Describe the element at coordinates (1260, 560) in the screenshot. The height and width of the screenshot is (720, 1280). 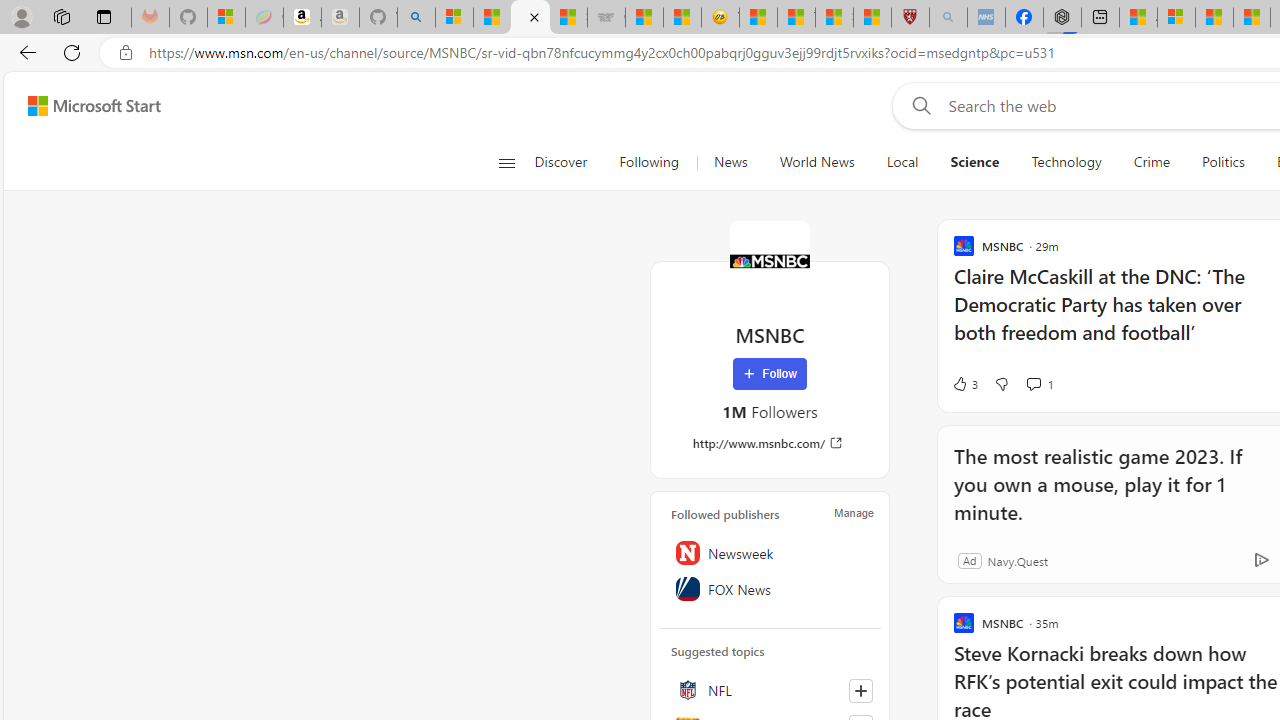
I see `'Ad Choice'` at that location.